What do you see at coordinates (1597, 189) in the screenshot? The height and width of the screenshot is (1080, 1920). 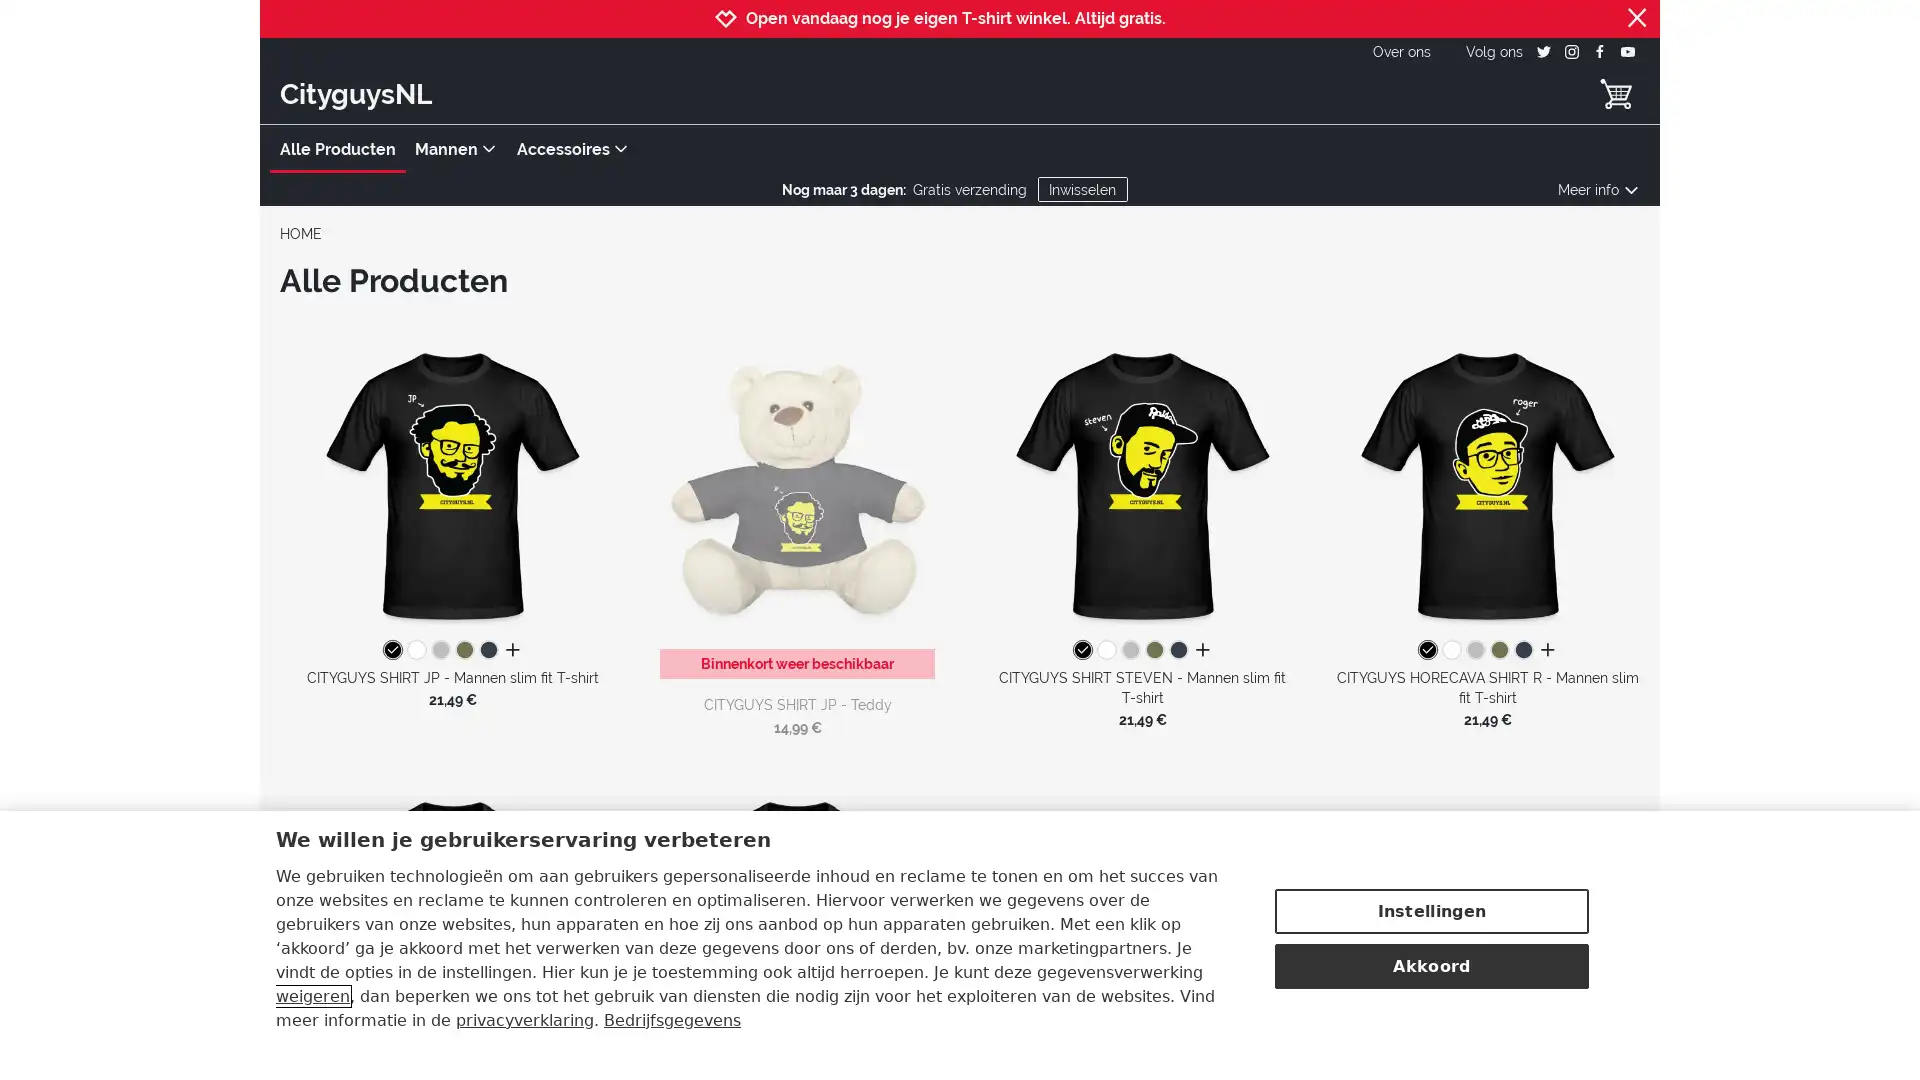 I see `Meer info` at bounding box center [1597, 189].